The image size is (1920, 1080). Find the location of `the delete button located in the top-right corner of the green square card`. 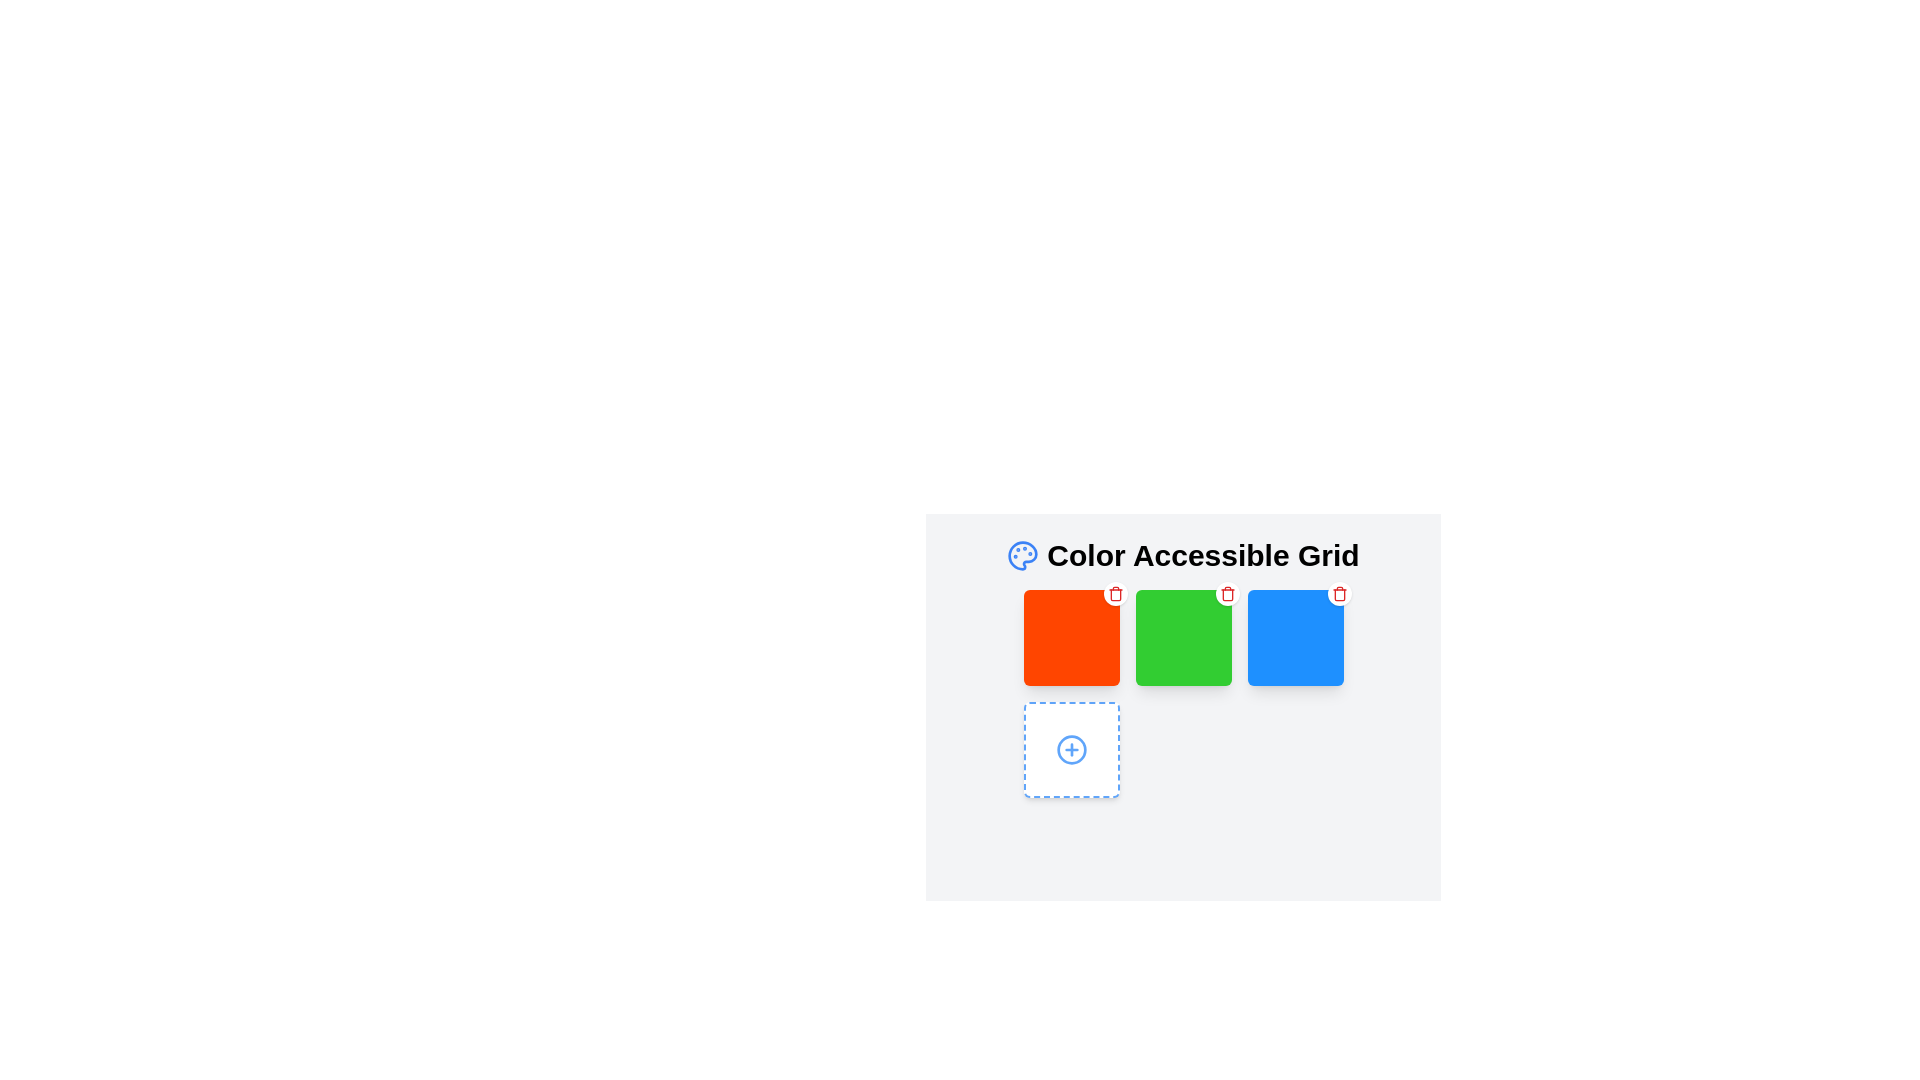

the delete button located in the top-right corner of the green square card is located at coordinates (1226, 593).